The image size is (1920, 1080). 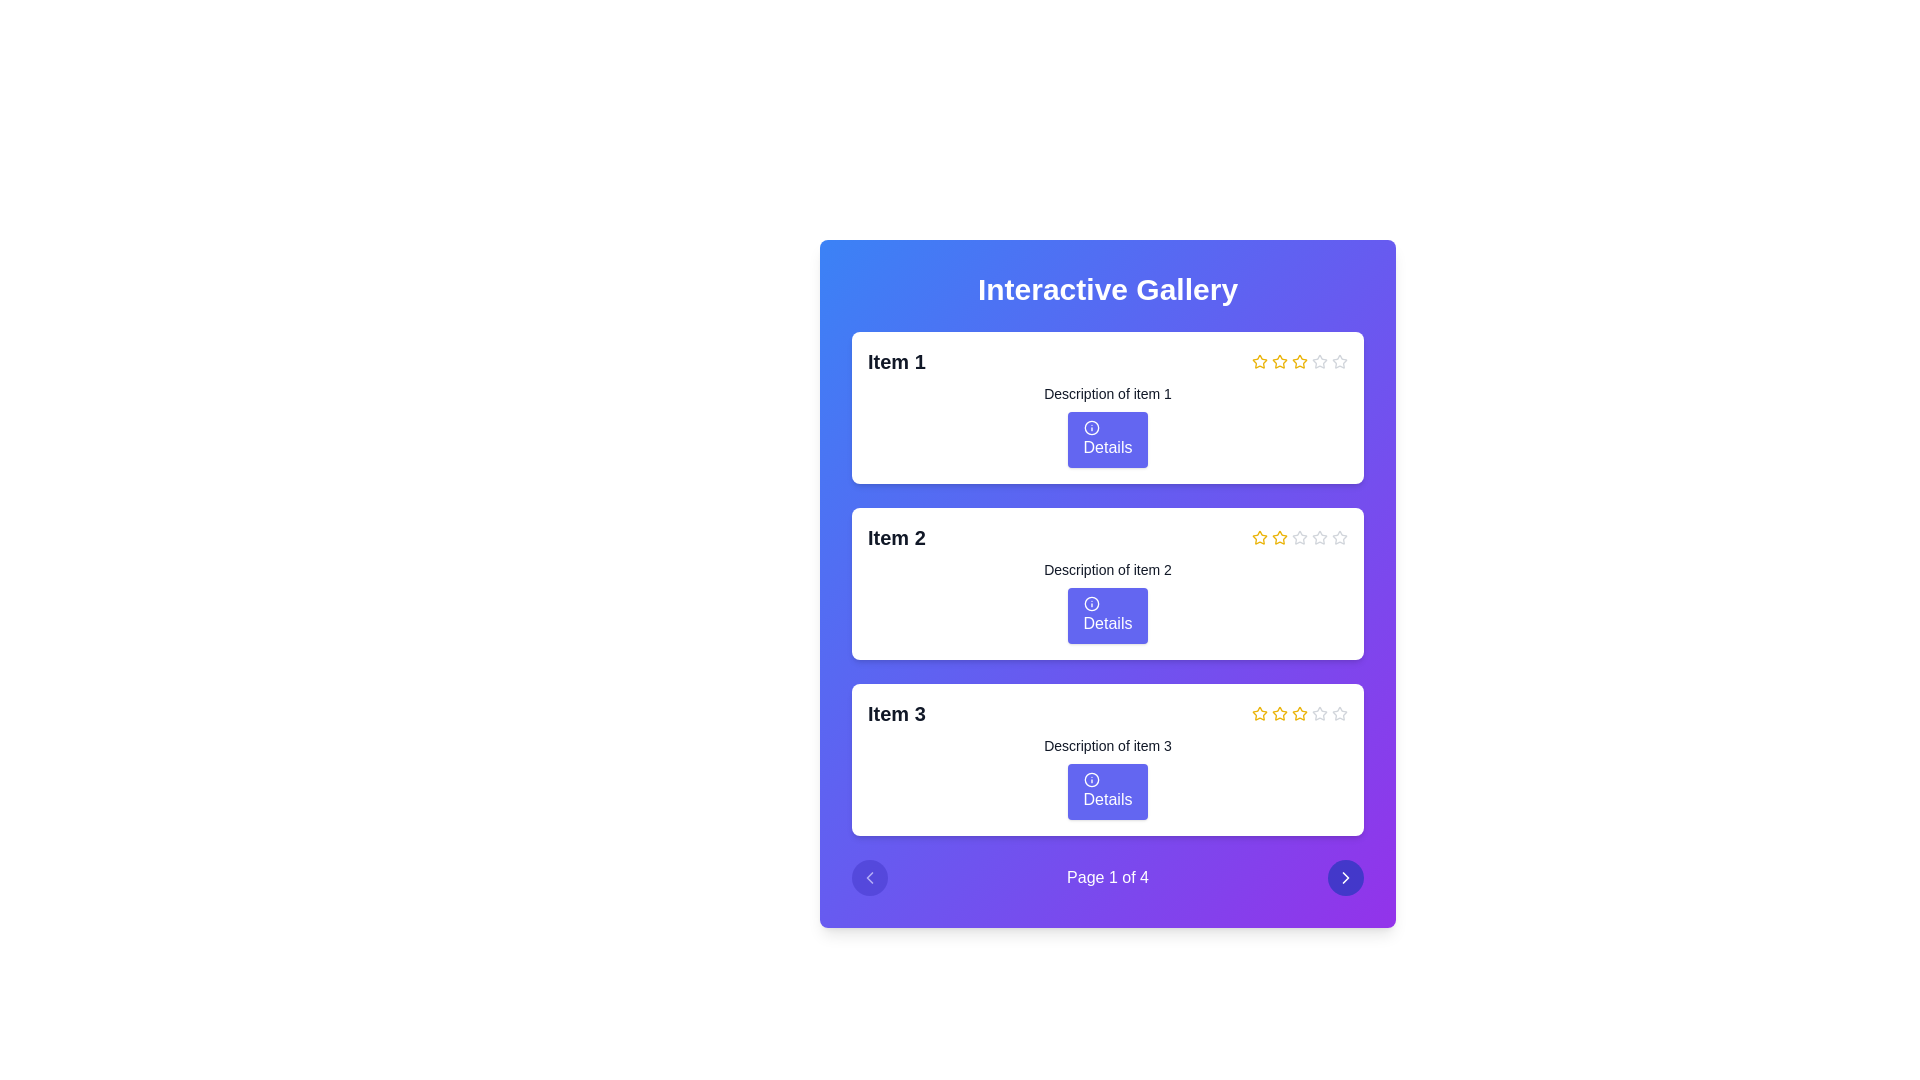 I want to click on the text label displaying 'Item 2' in bold black font on a white card with a blue background, so click(x=895, y=536).